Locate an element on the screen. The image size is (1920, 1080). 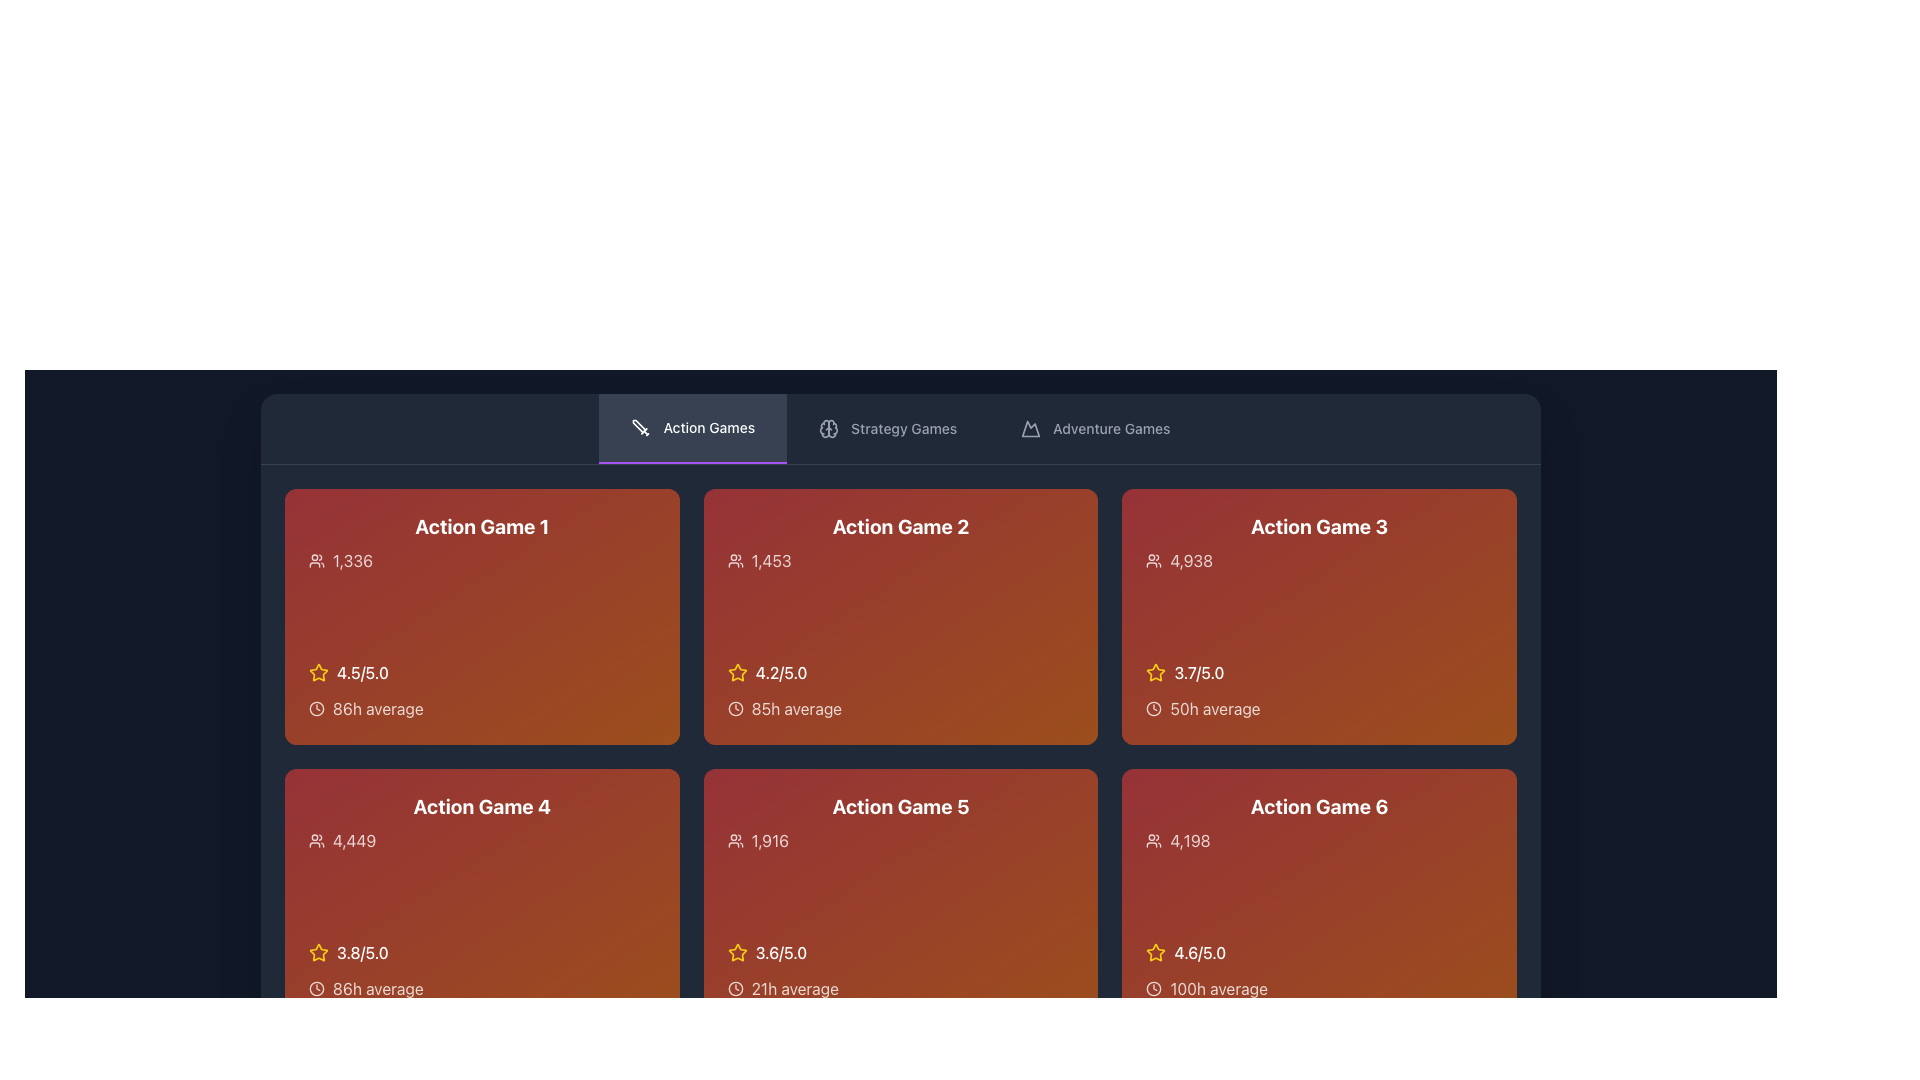
rating value displayed in the information panel of the card labeled 'Action Game 6', located at the bottom center above the line showing '100h average' is located at coordinates (1319, 951).